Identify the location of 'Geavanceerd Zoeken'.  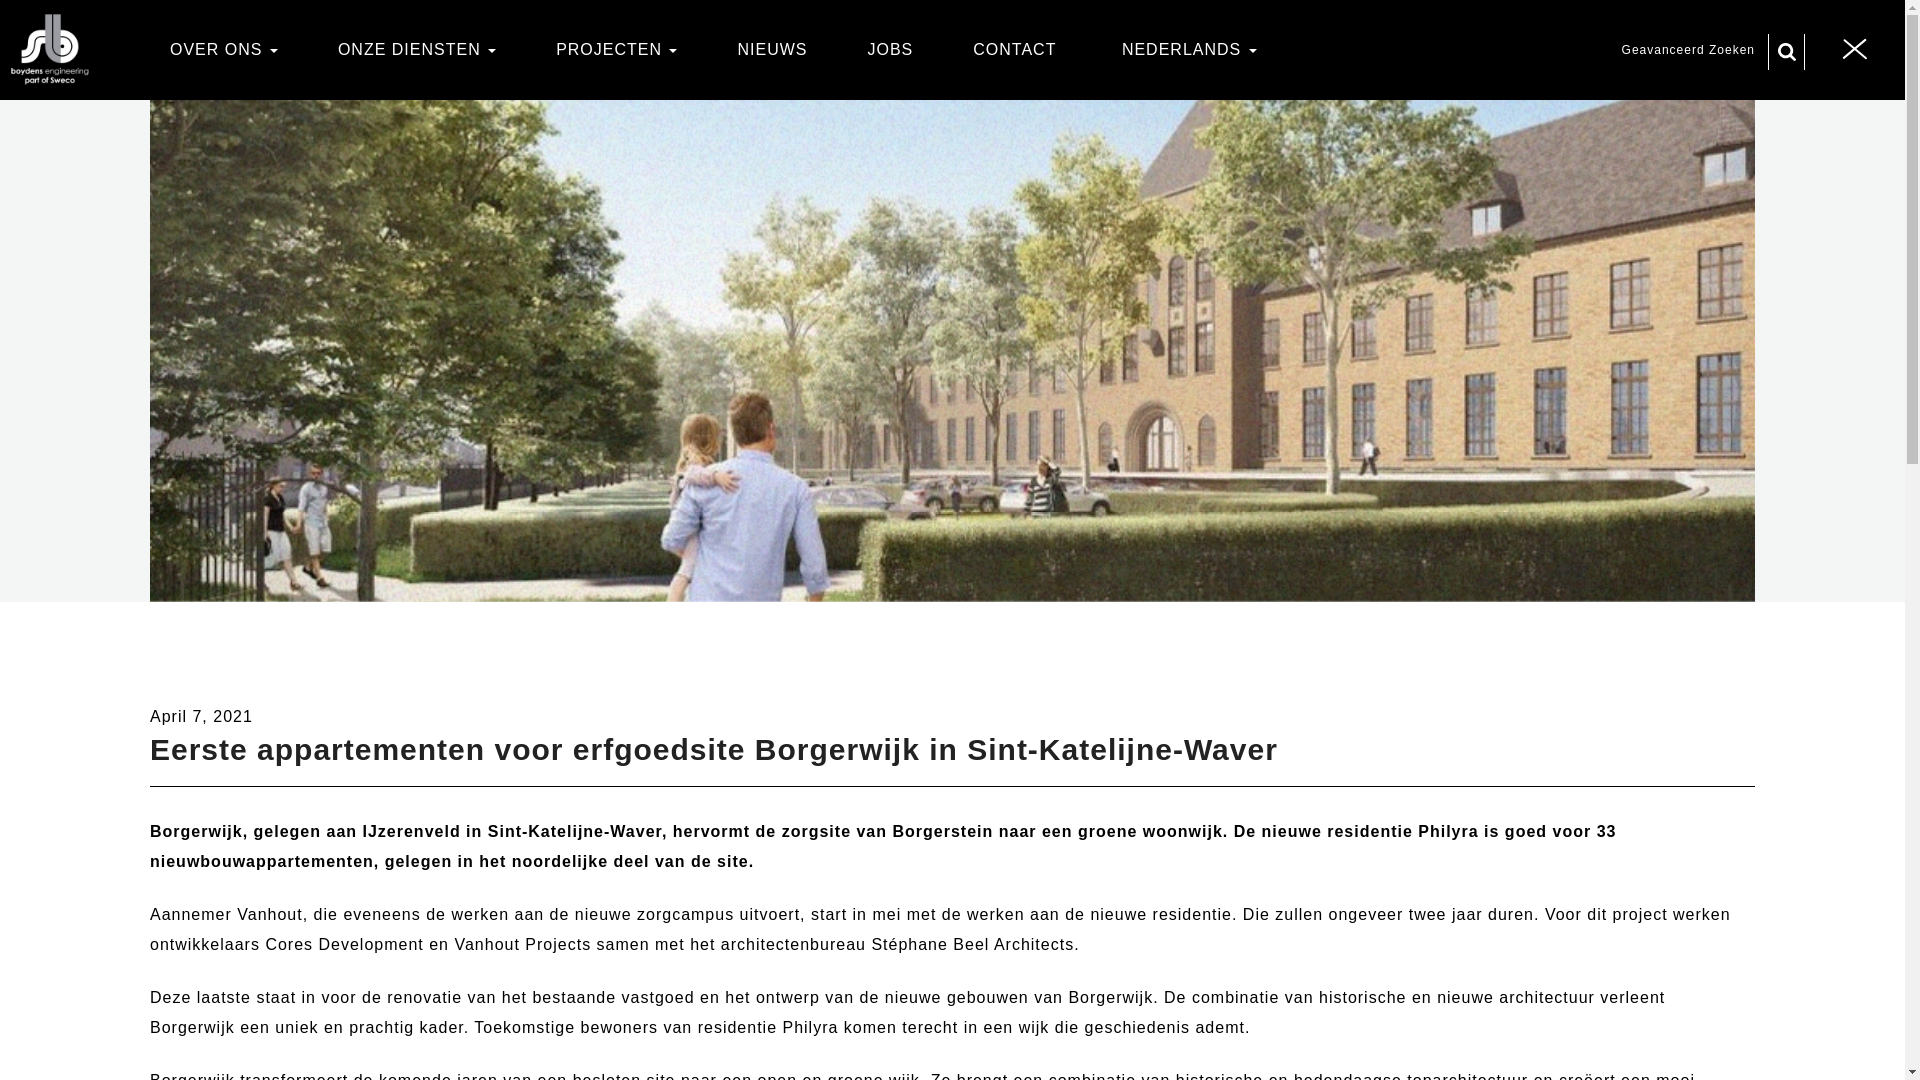
(1687, 49).